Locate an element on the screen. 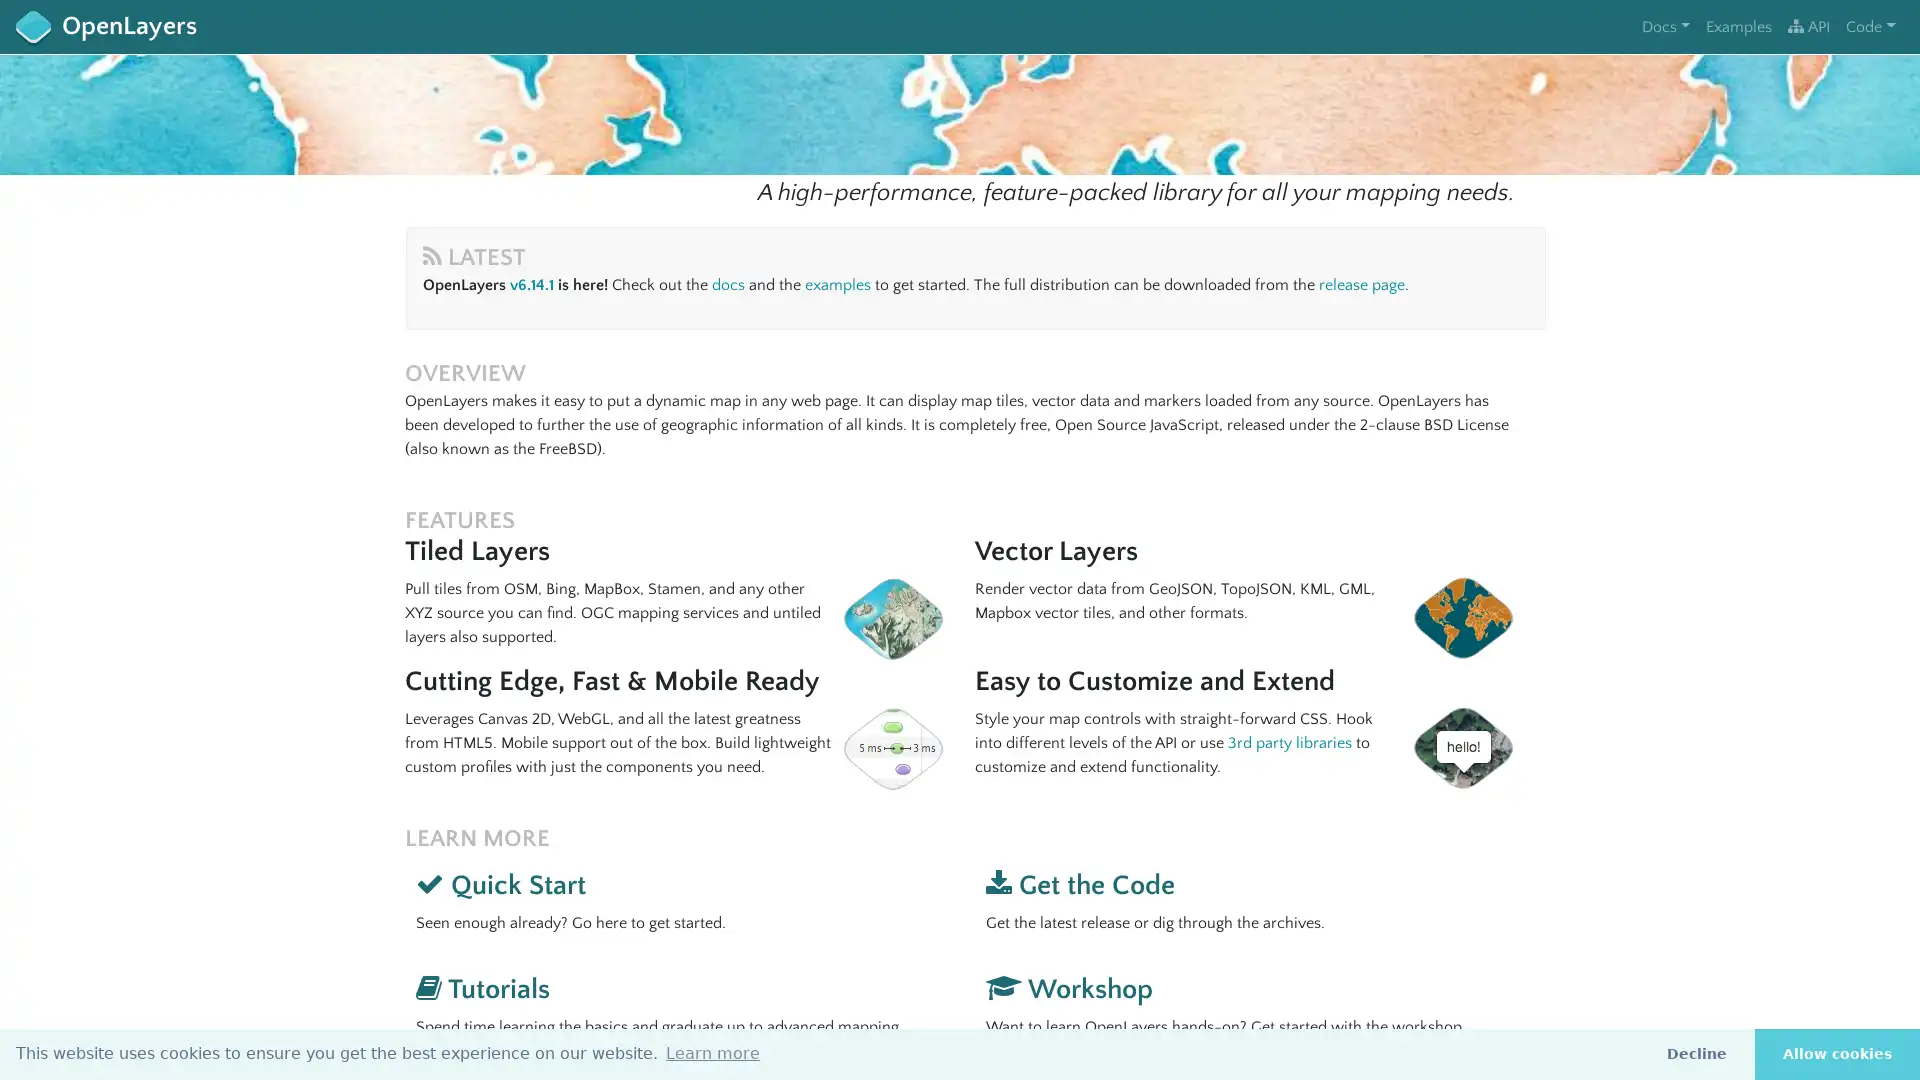 The image size is (1920, 1080). + is located at coordinates (22, 76).